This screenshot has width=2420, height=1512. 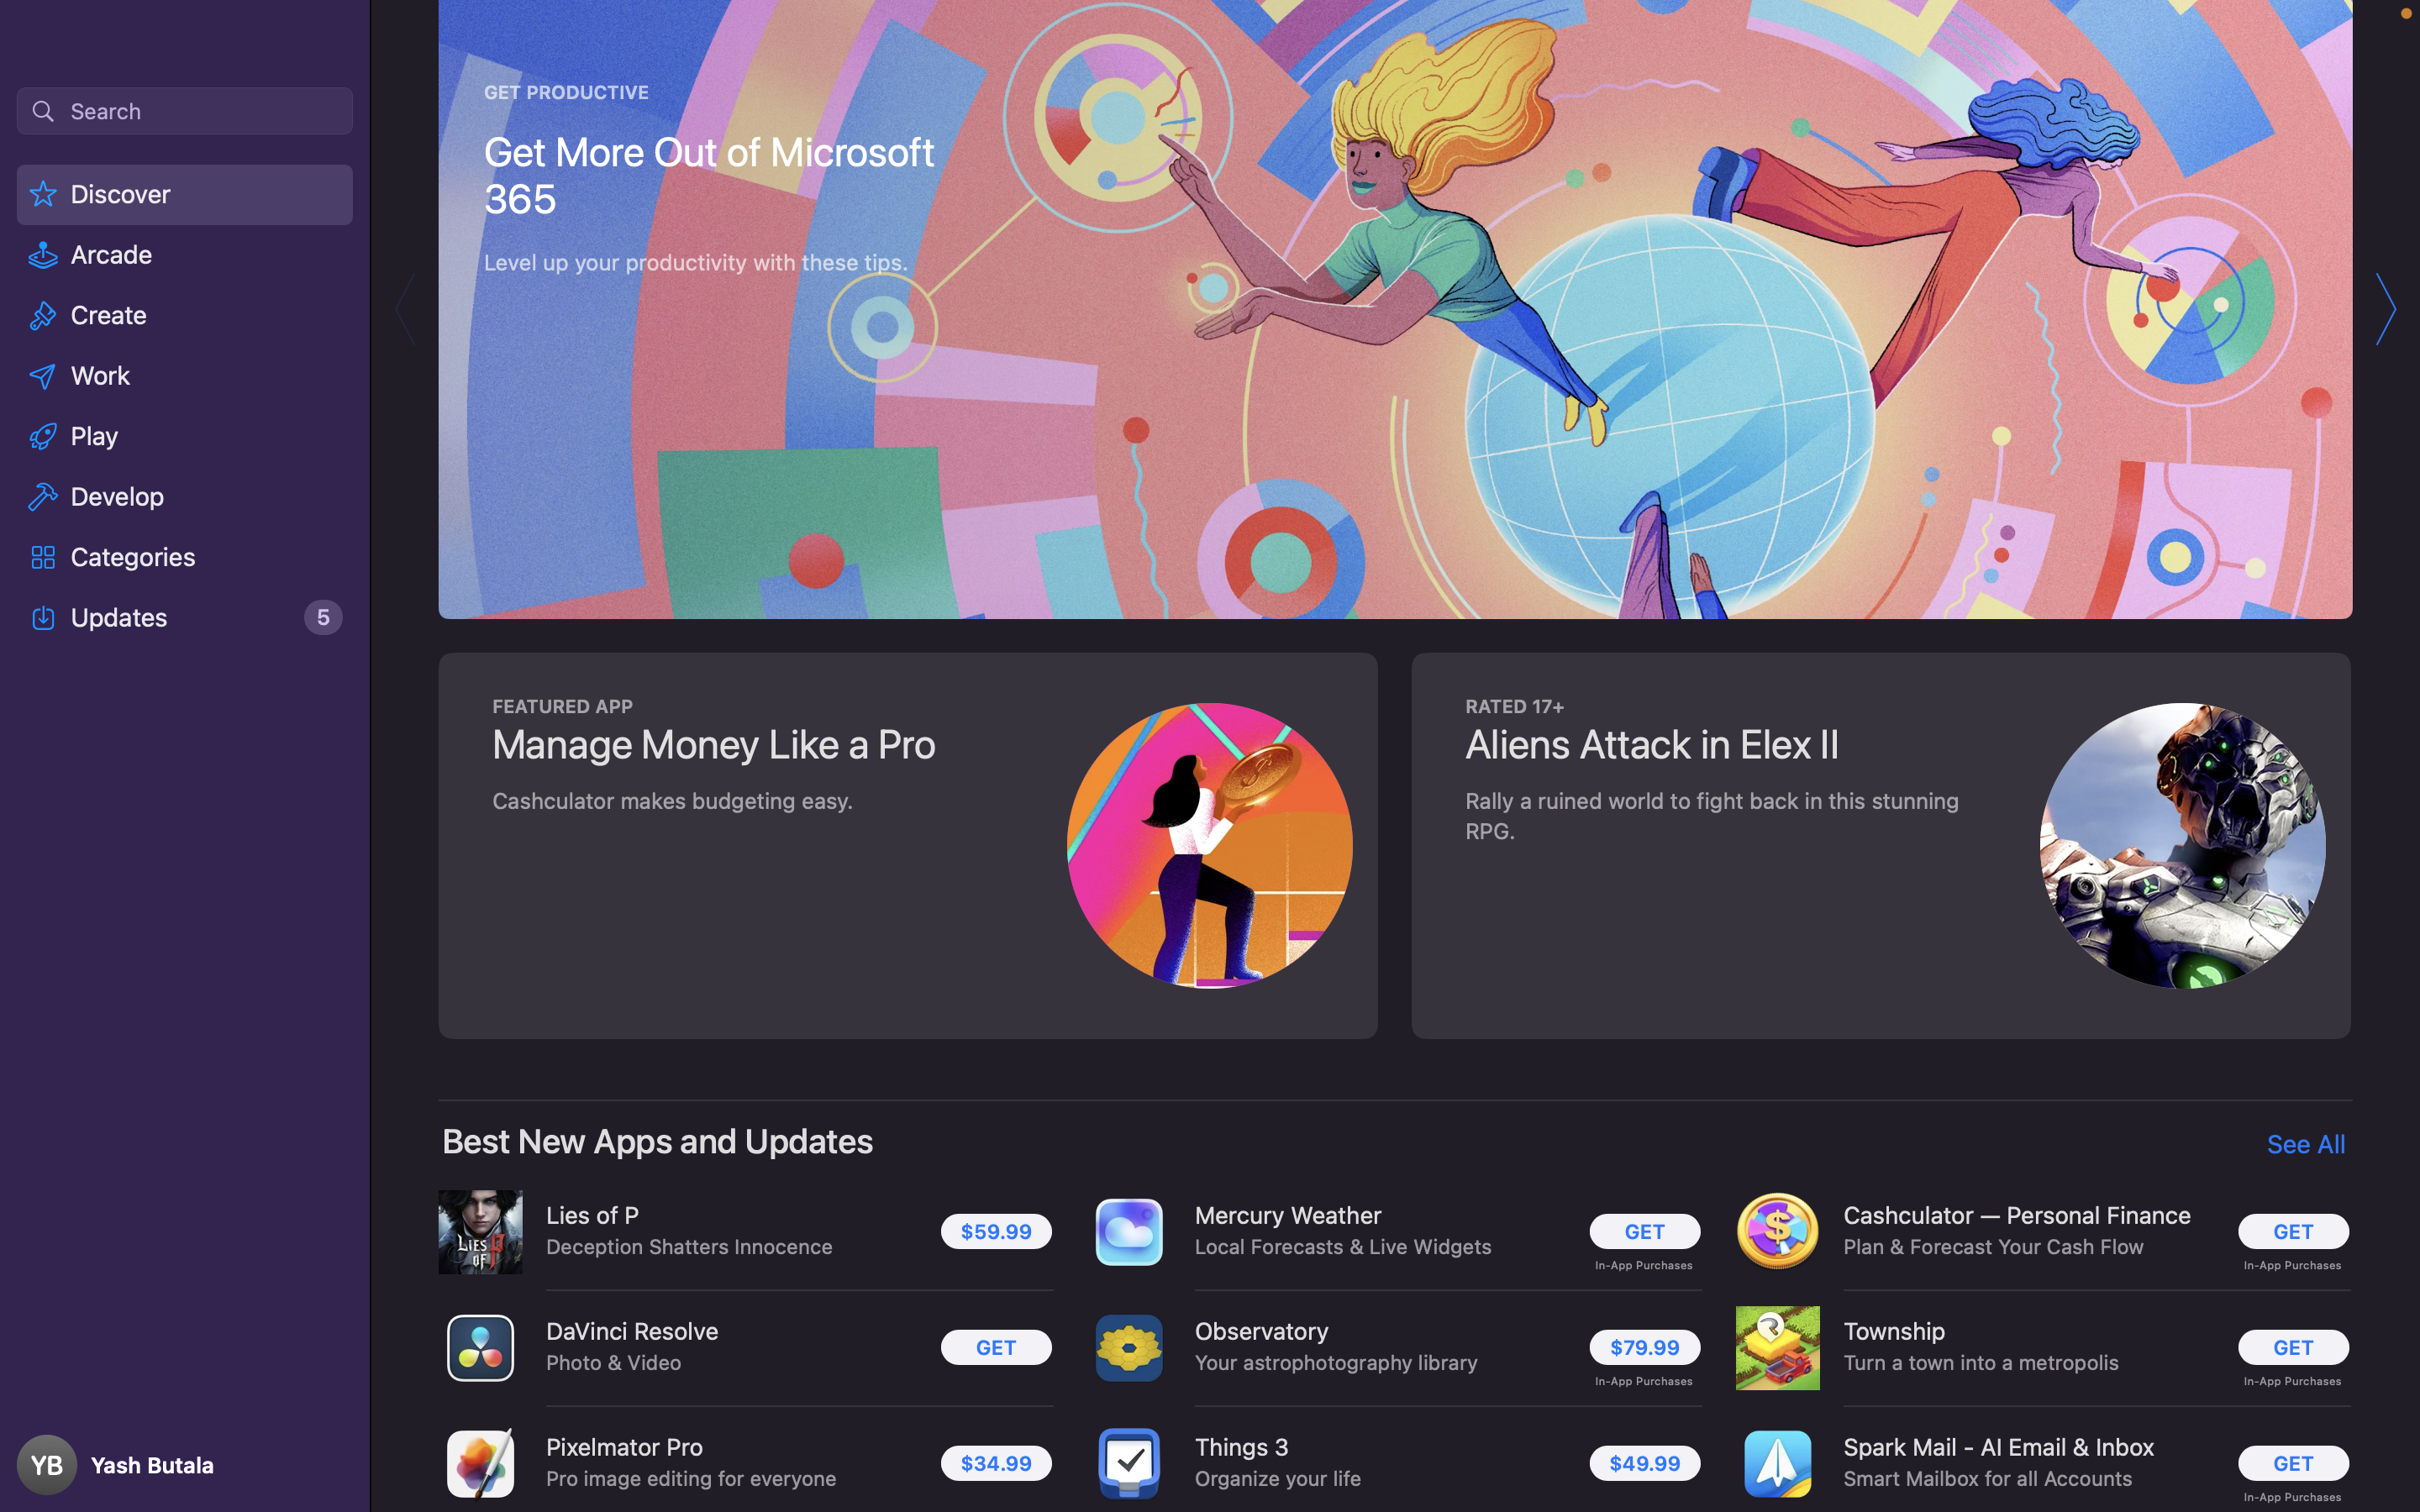 What do you see at coordinates (2287, 1465) in the screenshot?
I see `Run the setup for the "Spark Mail - AI Email & Inbox" software` at bounding box center [2287, 1465].